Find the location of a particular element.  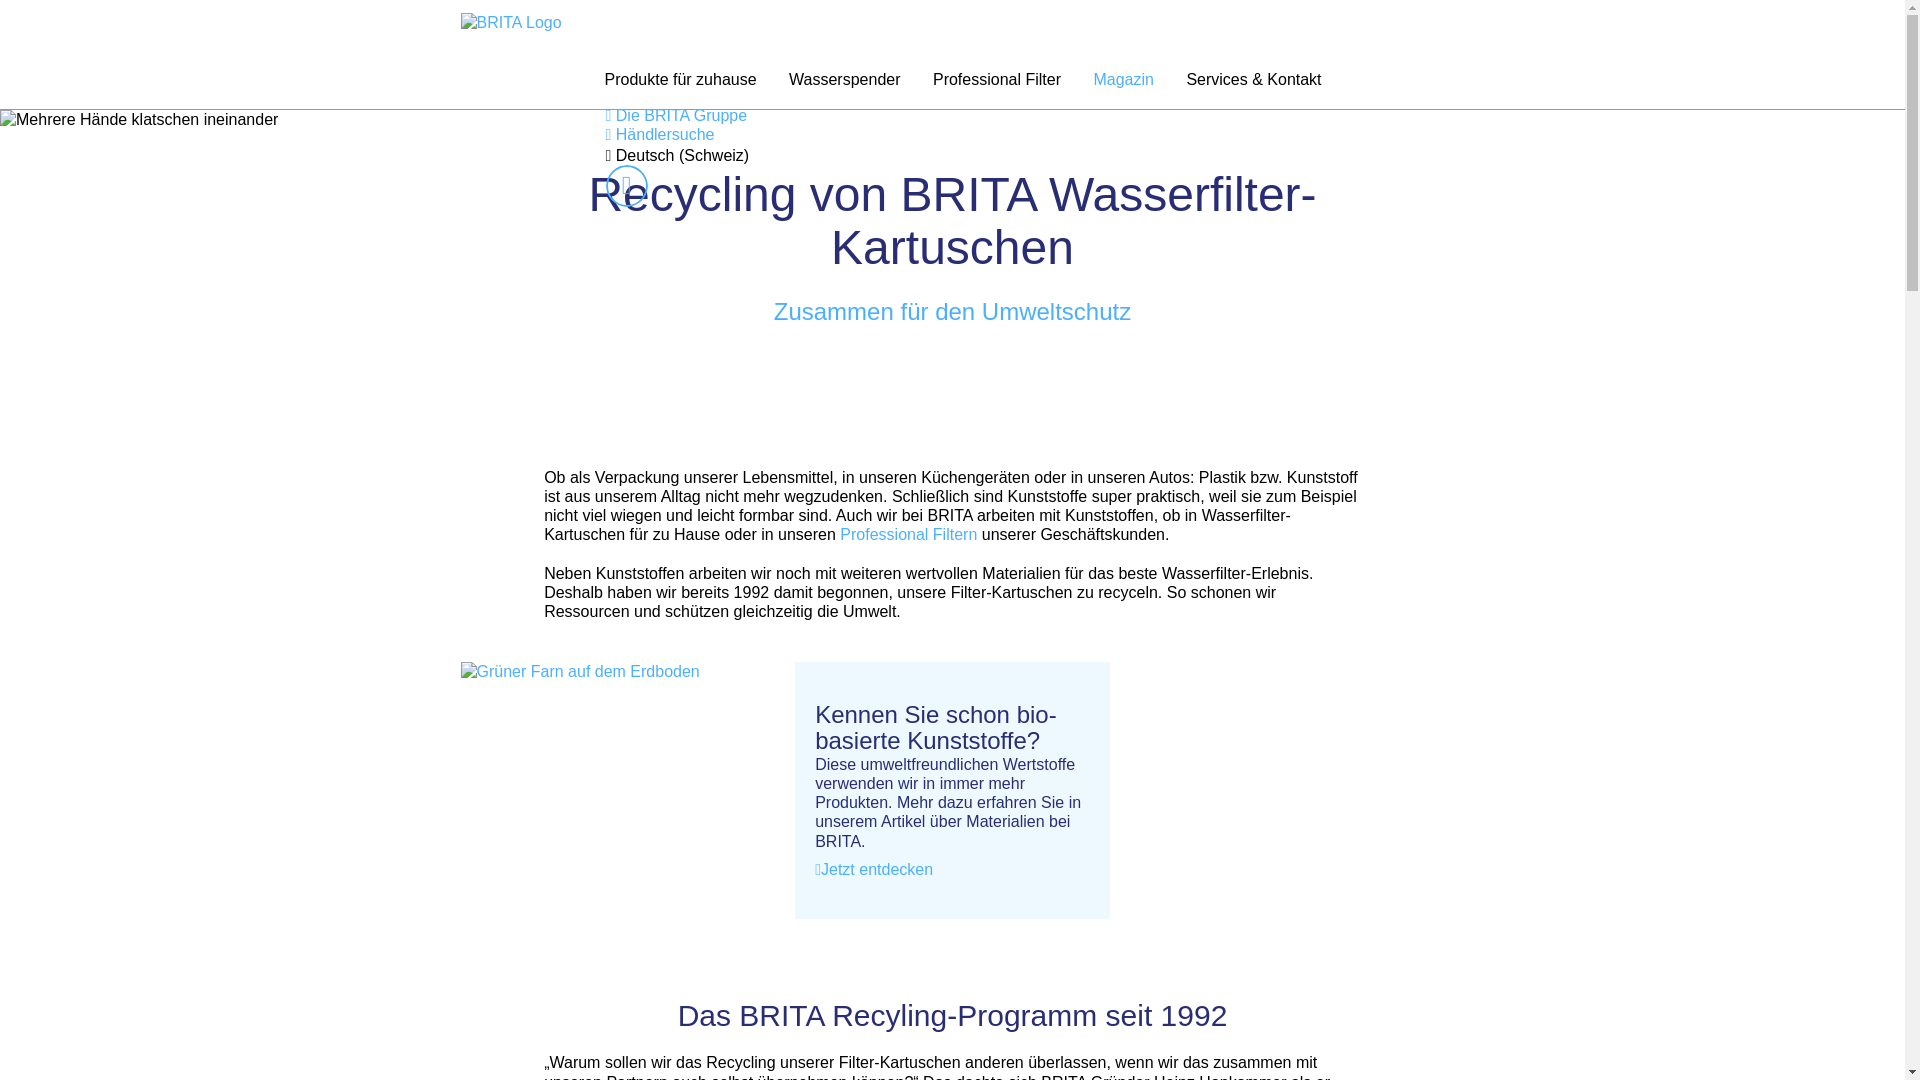

'Deutsch (Schweiz)' is located at coordinates (604, 154).